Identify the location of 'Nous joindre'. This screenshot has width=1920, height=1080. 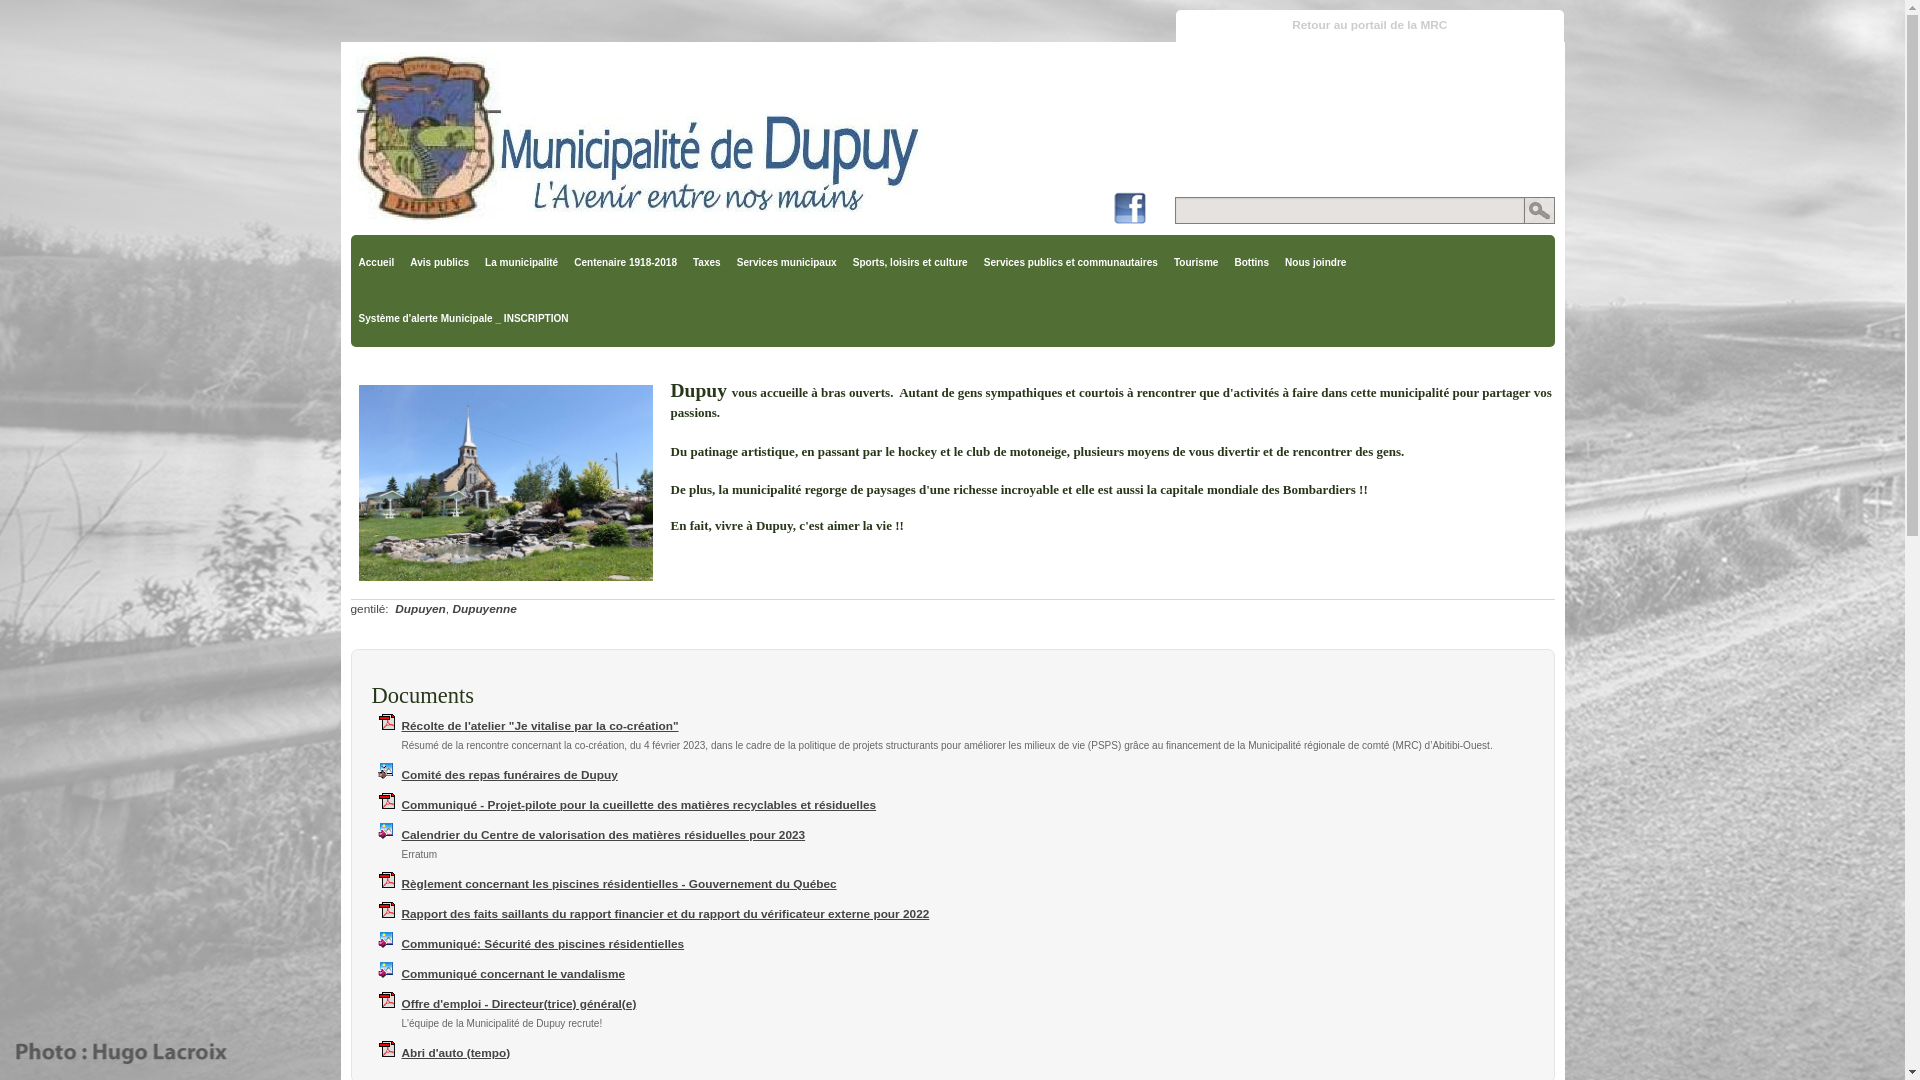
(1315, 261).